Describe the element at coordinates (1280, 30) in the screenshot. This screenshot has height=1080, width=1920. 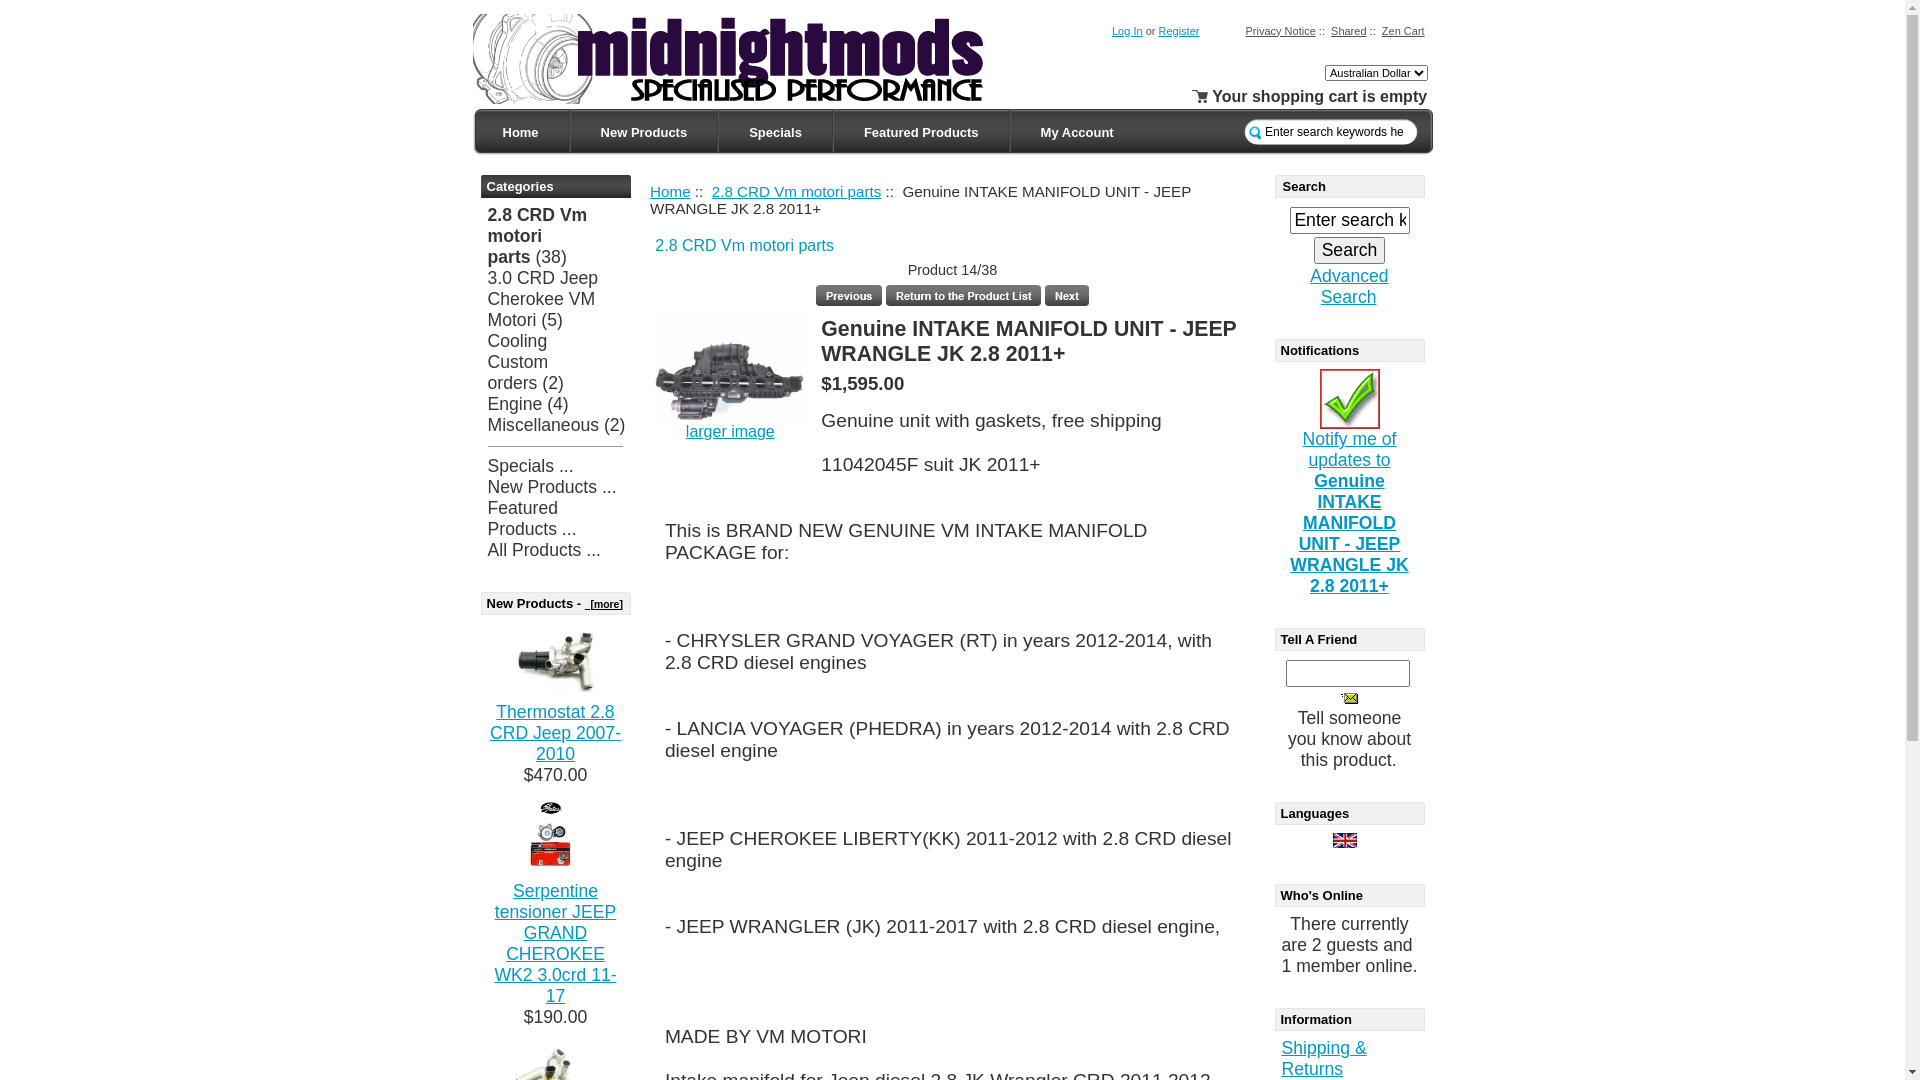
I see `'Privacy Notice'` at that location.